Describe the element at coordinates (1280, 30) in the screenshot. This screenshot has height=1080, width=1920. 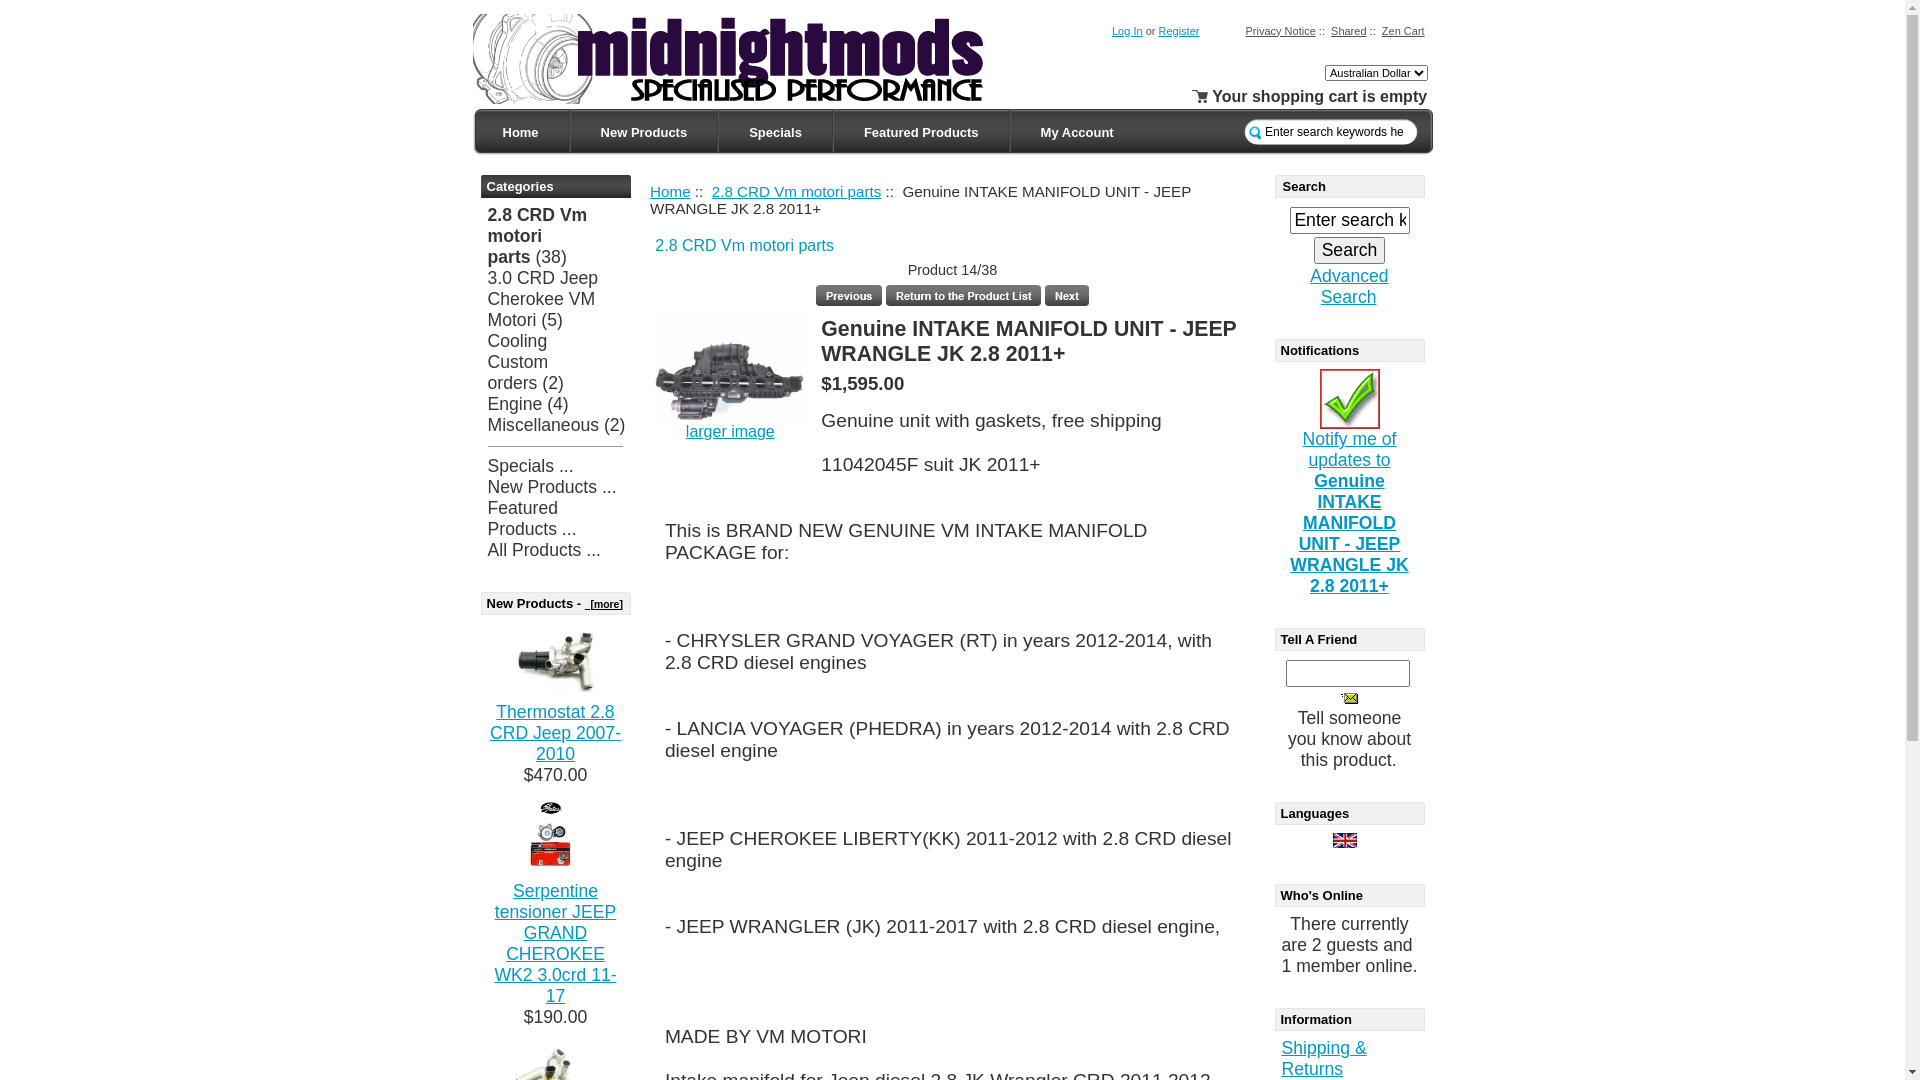
I see `'Privacy Notice'` at that location.